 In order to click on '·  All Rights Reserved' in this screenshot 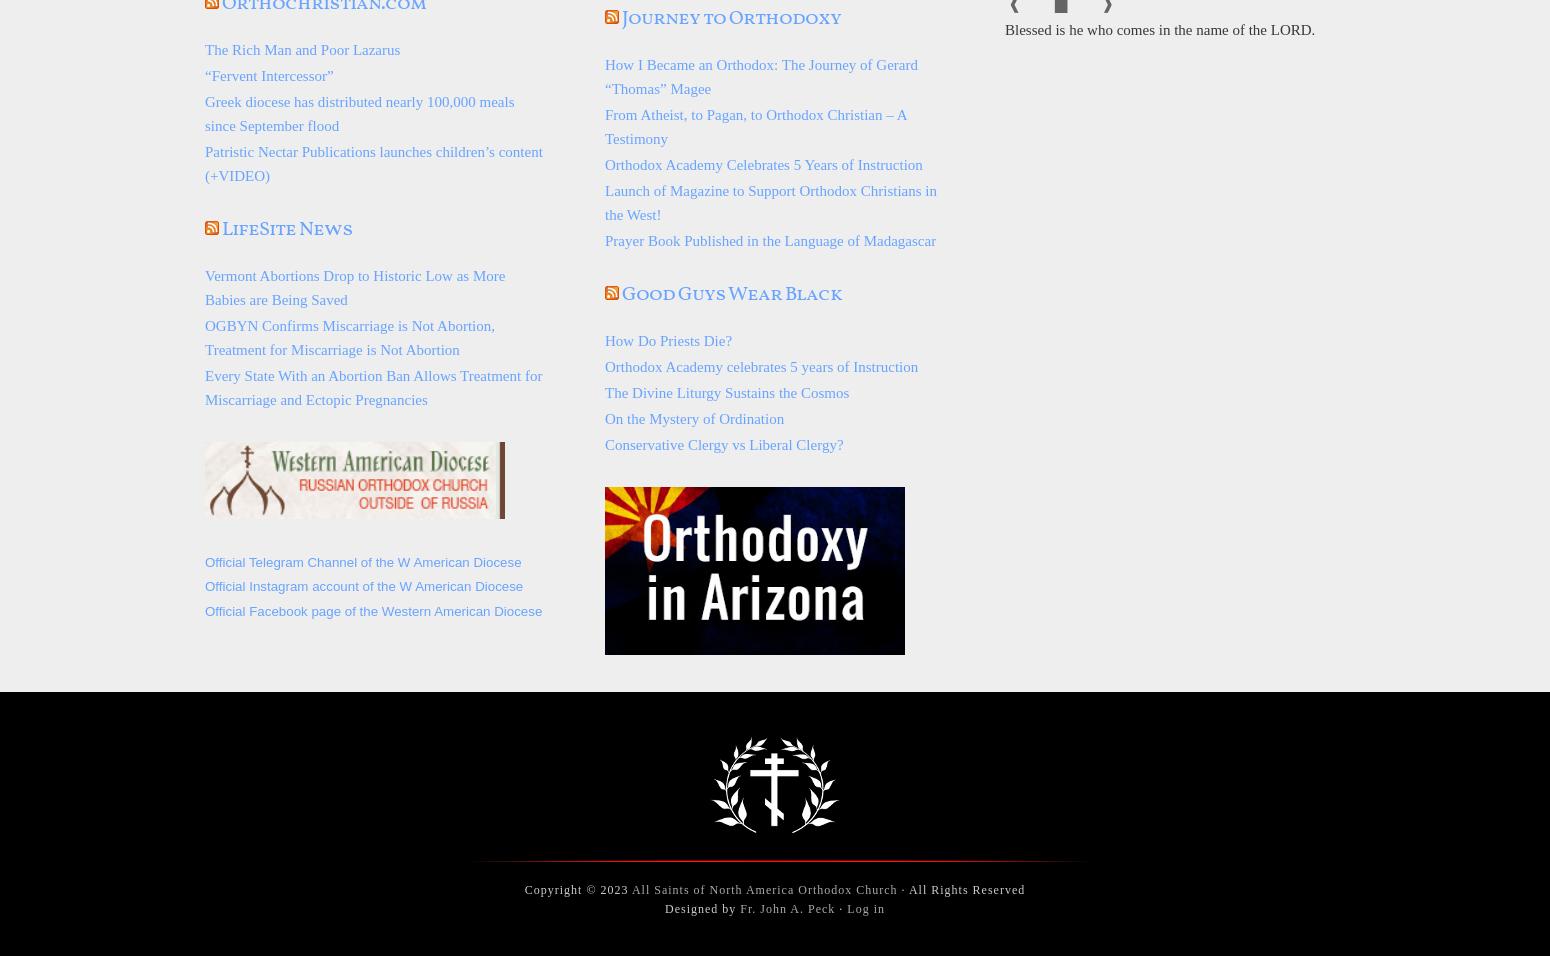, I will do `click(960, 888)`.